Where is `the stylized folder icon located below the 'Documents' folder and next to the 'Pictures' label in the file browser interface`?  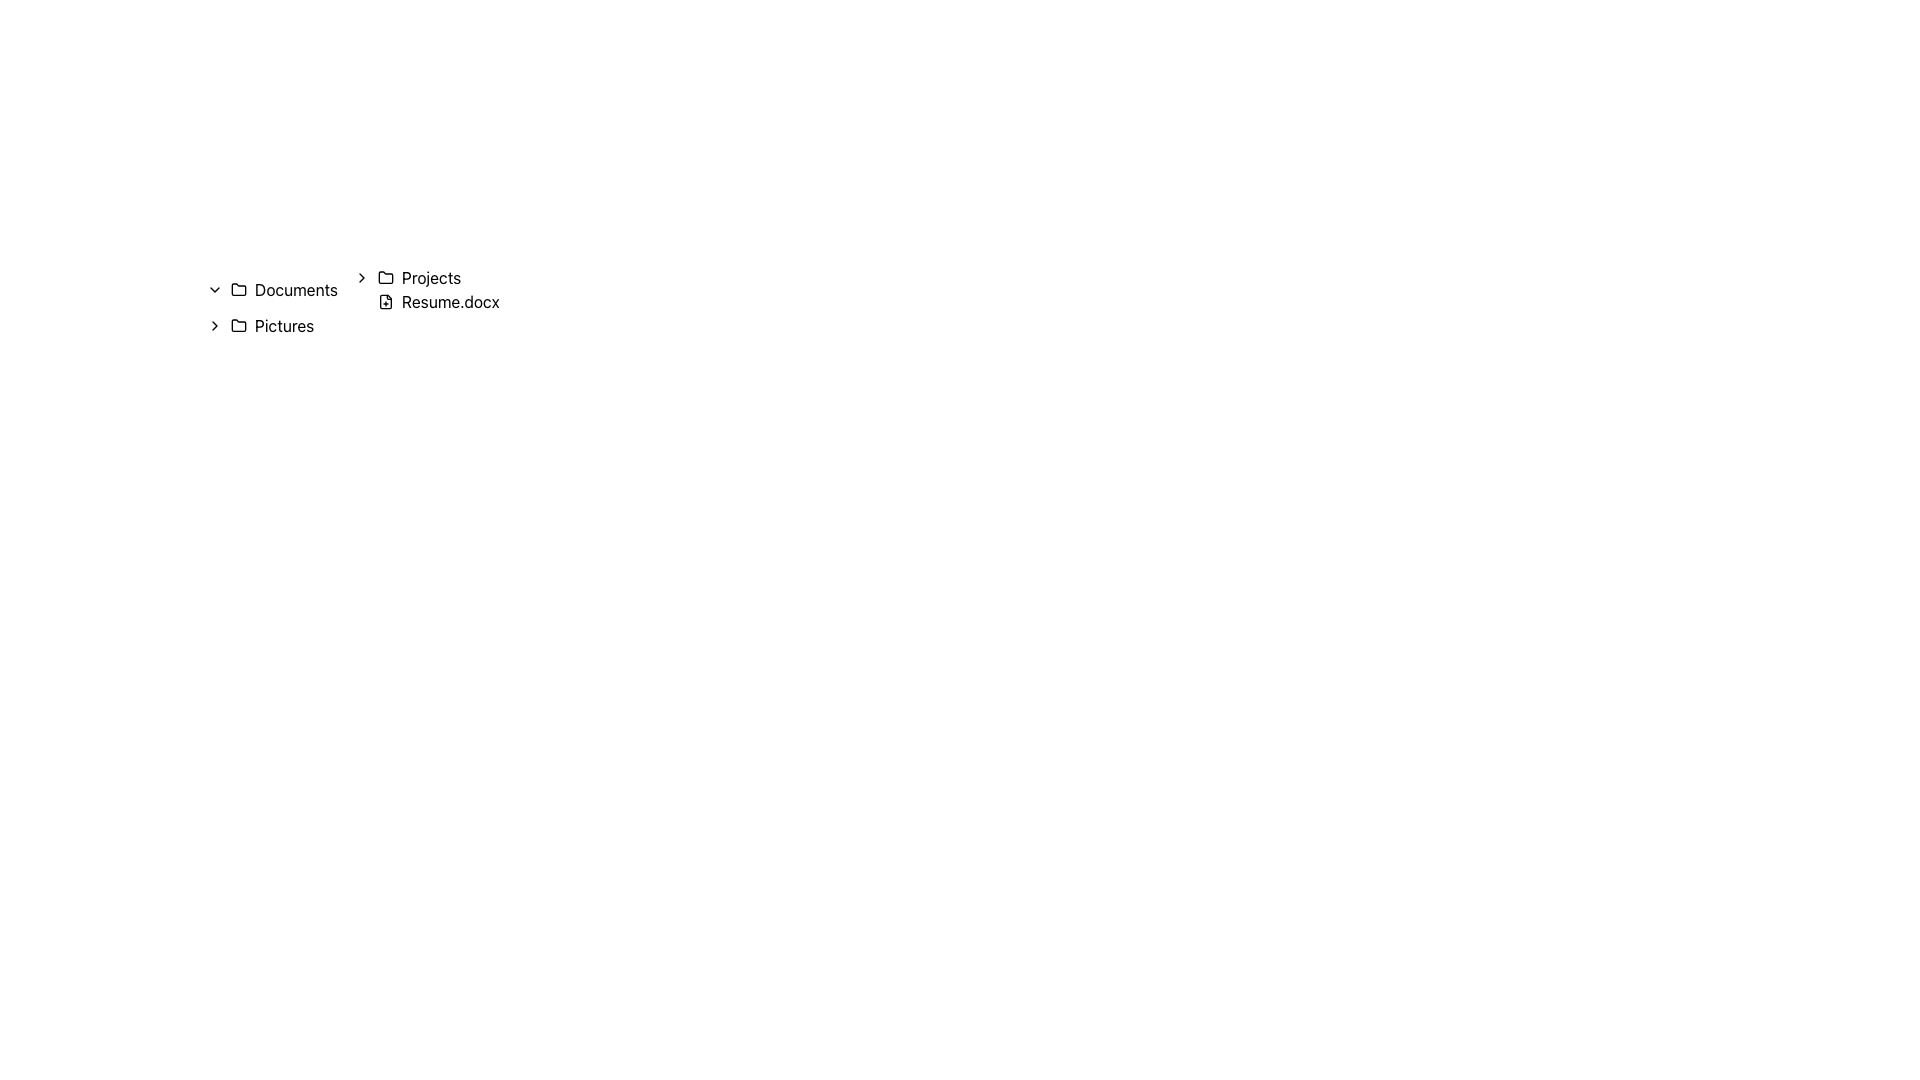
the stylized folder icon located below the 'Documents' folder and next to the 'Pictures' label in the file browser interface is located at coordinates (239, 323).